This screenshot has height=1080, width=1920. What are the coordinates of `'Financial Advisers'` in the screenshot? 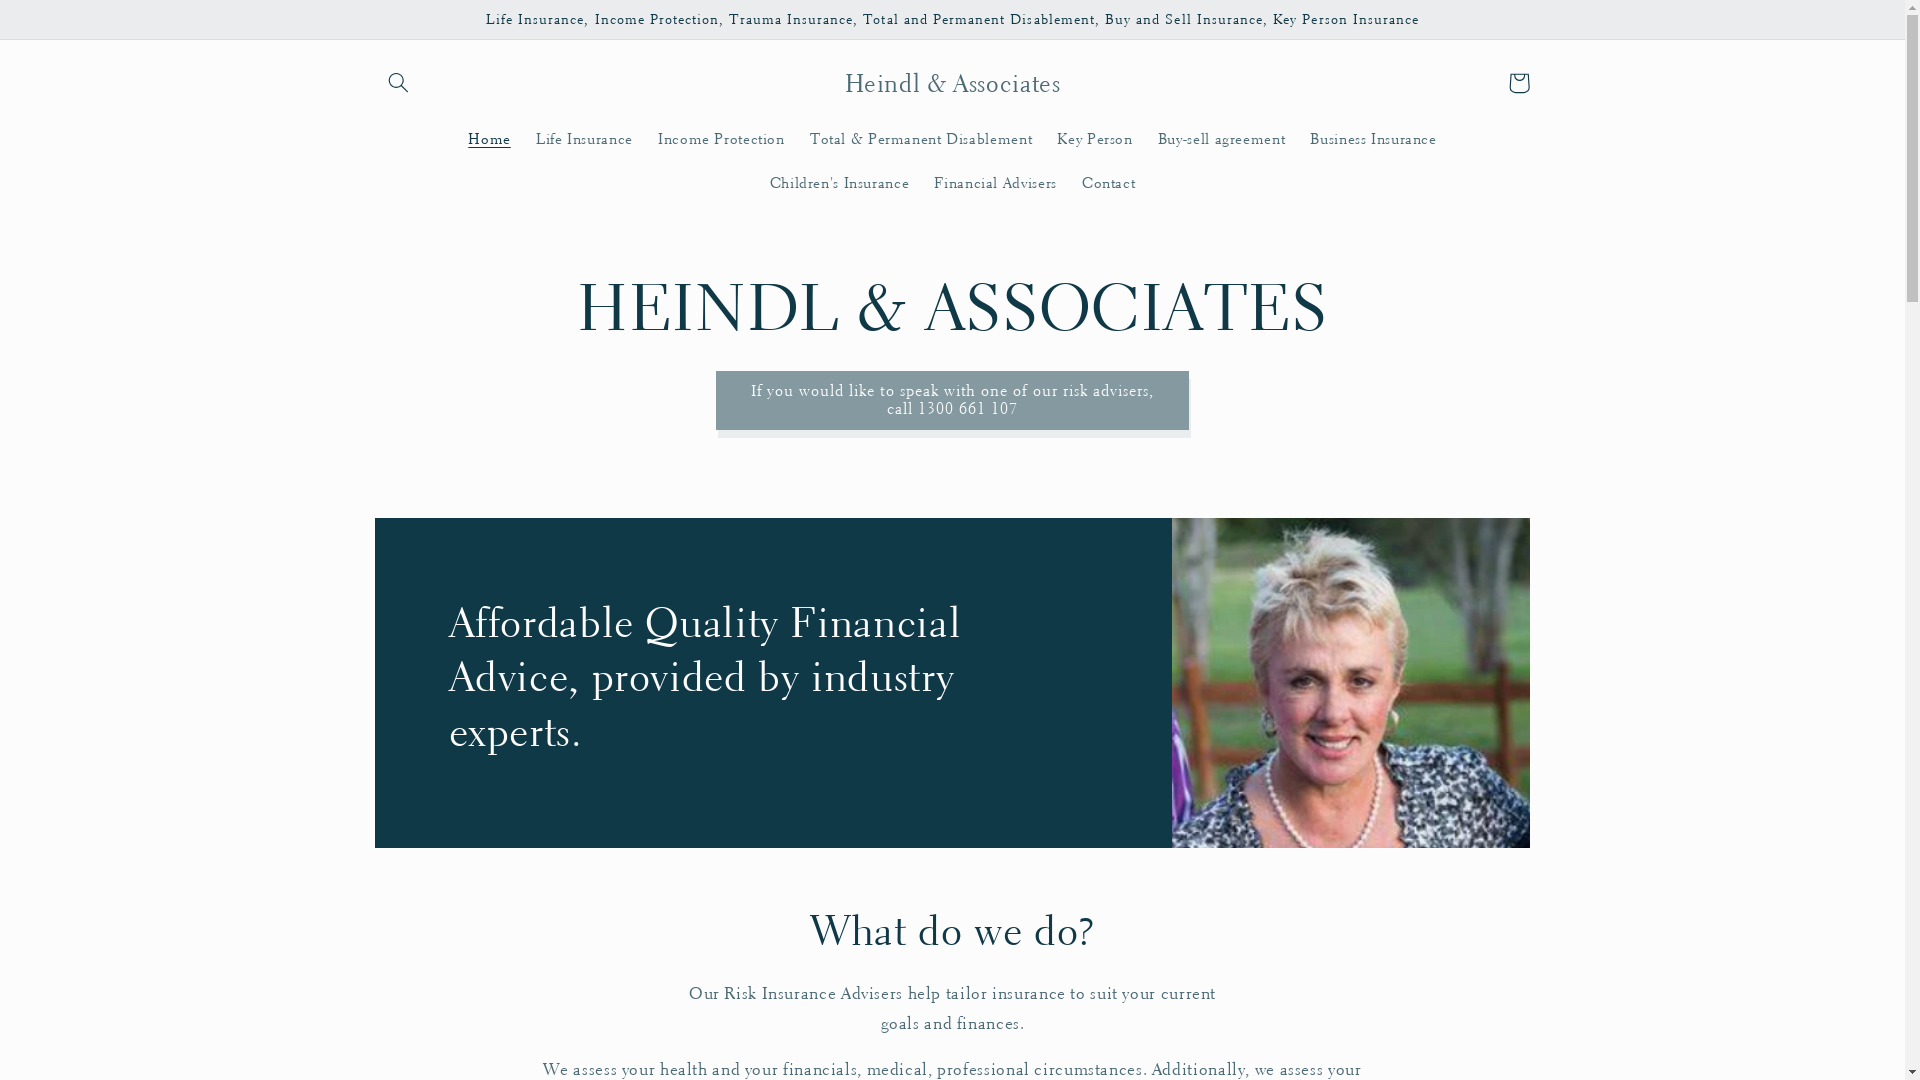 It's located at (996, 182).